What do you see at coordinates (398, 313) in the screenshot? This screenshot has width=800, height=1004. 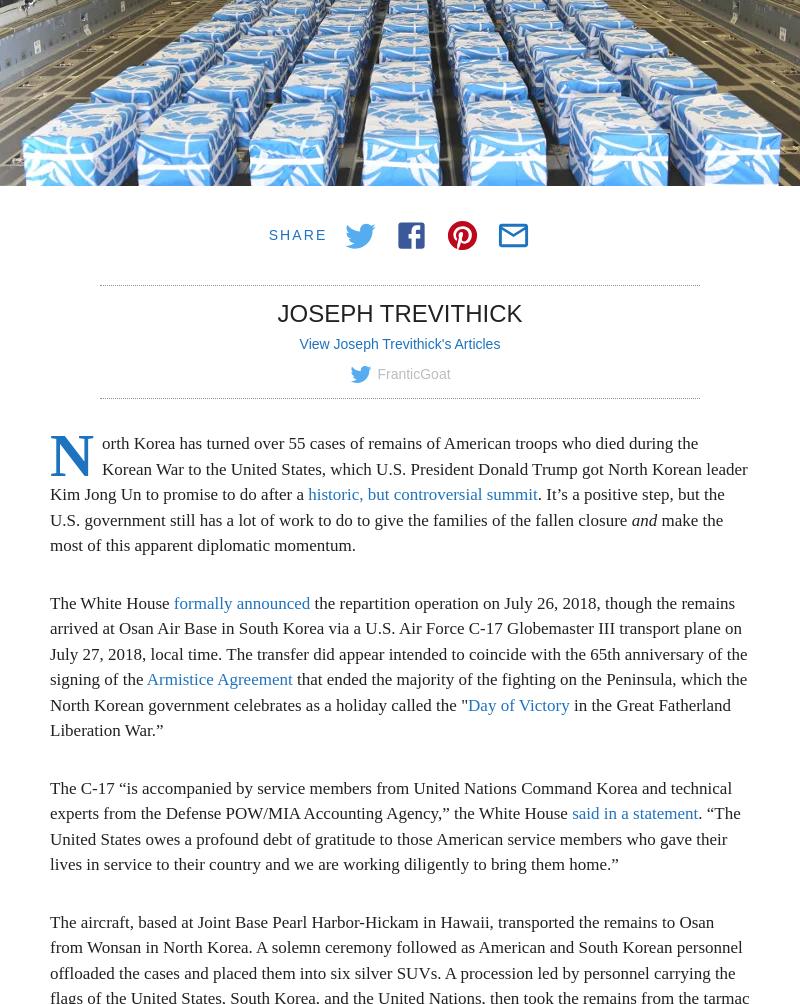 I see `'Joseph Trevithick'` at bounding box center [398, 313].